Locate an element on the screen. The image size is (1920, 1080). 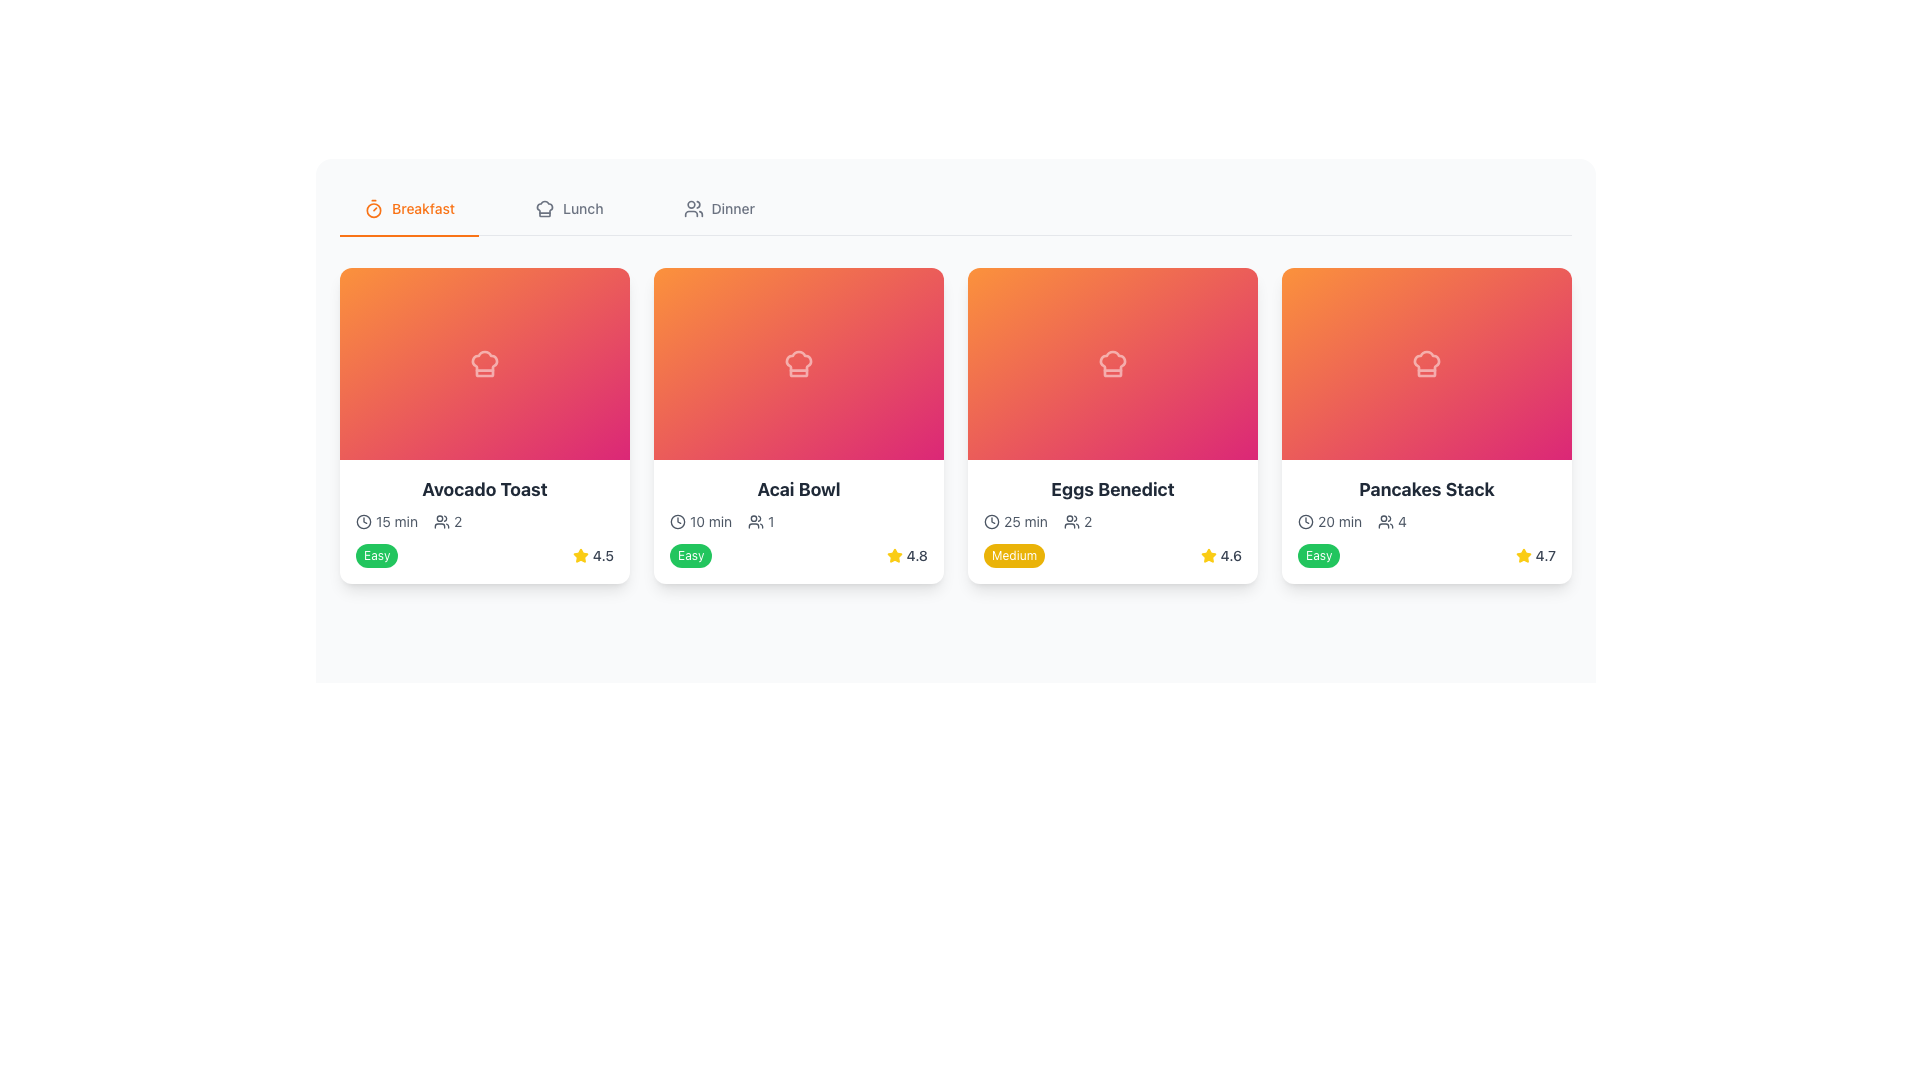
the text label displaying the rating value for the 'Pancakes Stack' meal card, which is located in the bottom-right corner of the card, next to a star icon is located at coordinates (1544, 555).